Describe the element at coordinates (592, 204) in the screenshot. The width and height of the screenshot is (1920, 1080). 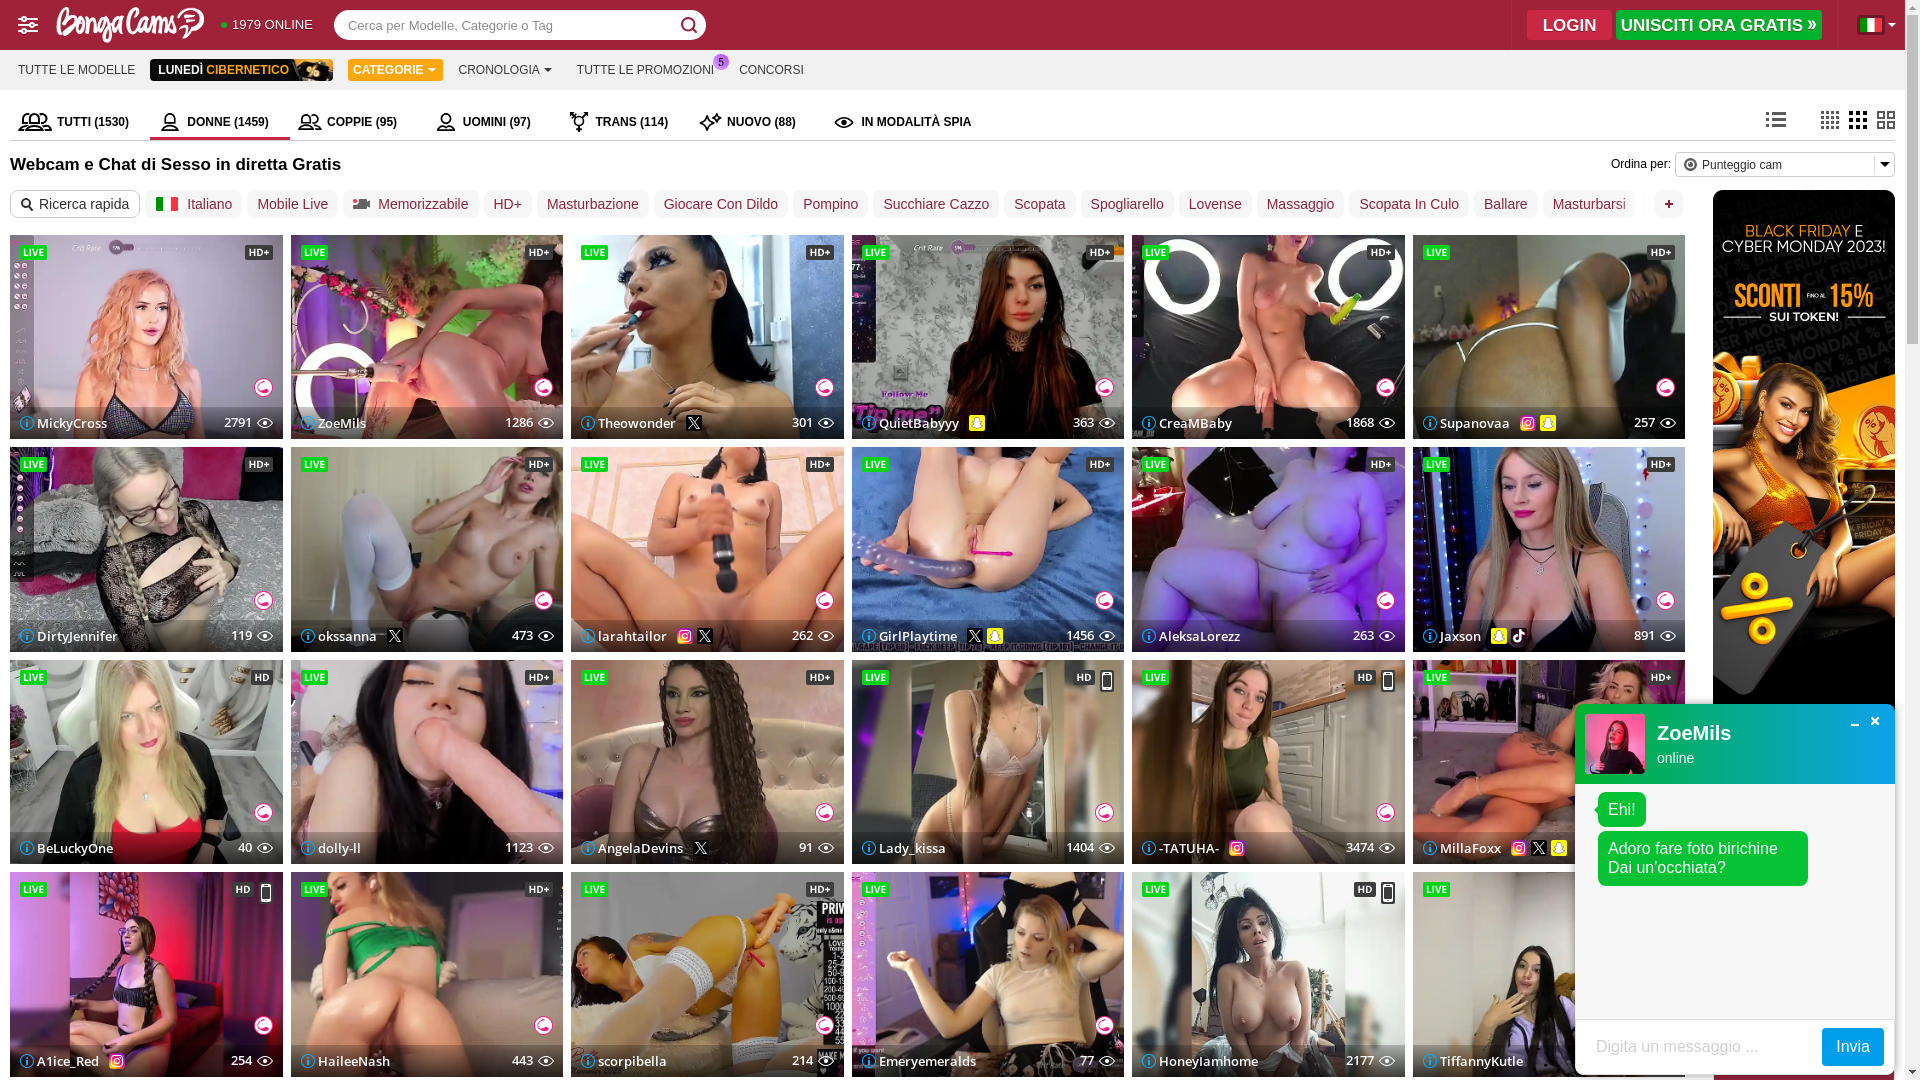
I see `'Masturbazione'` at that location.